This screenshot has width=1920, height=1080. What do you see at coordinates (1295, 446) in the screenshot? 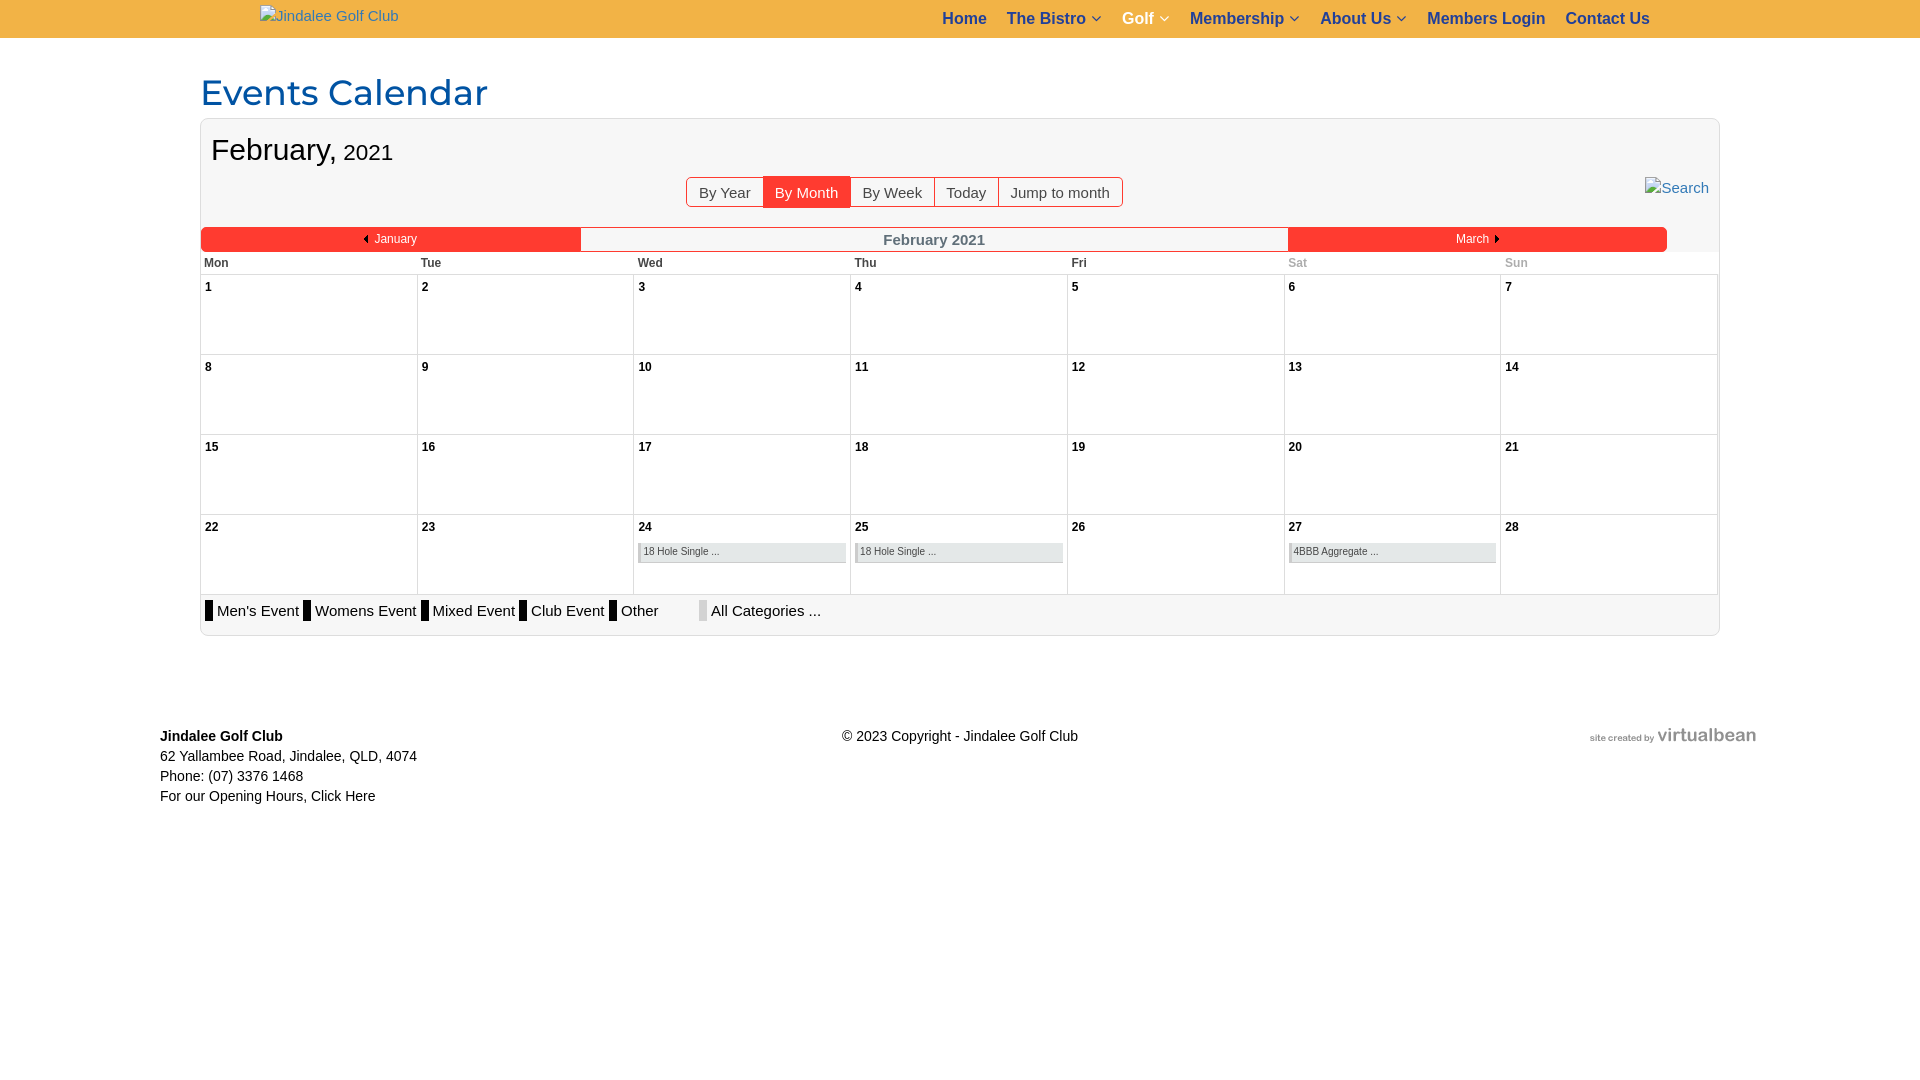
I see `'20'` at bounding box center [1295, 446].